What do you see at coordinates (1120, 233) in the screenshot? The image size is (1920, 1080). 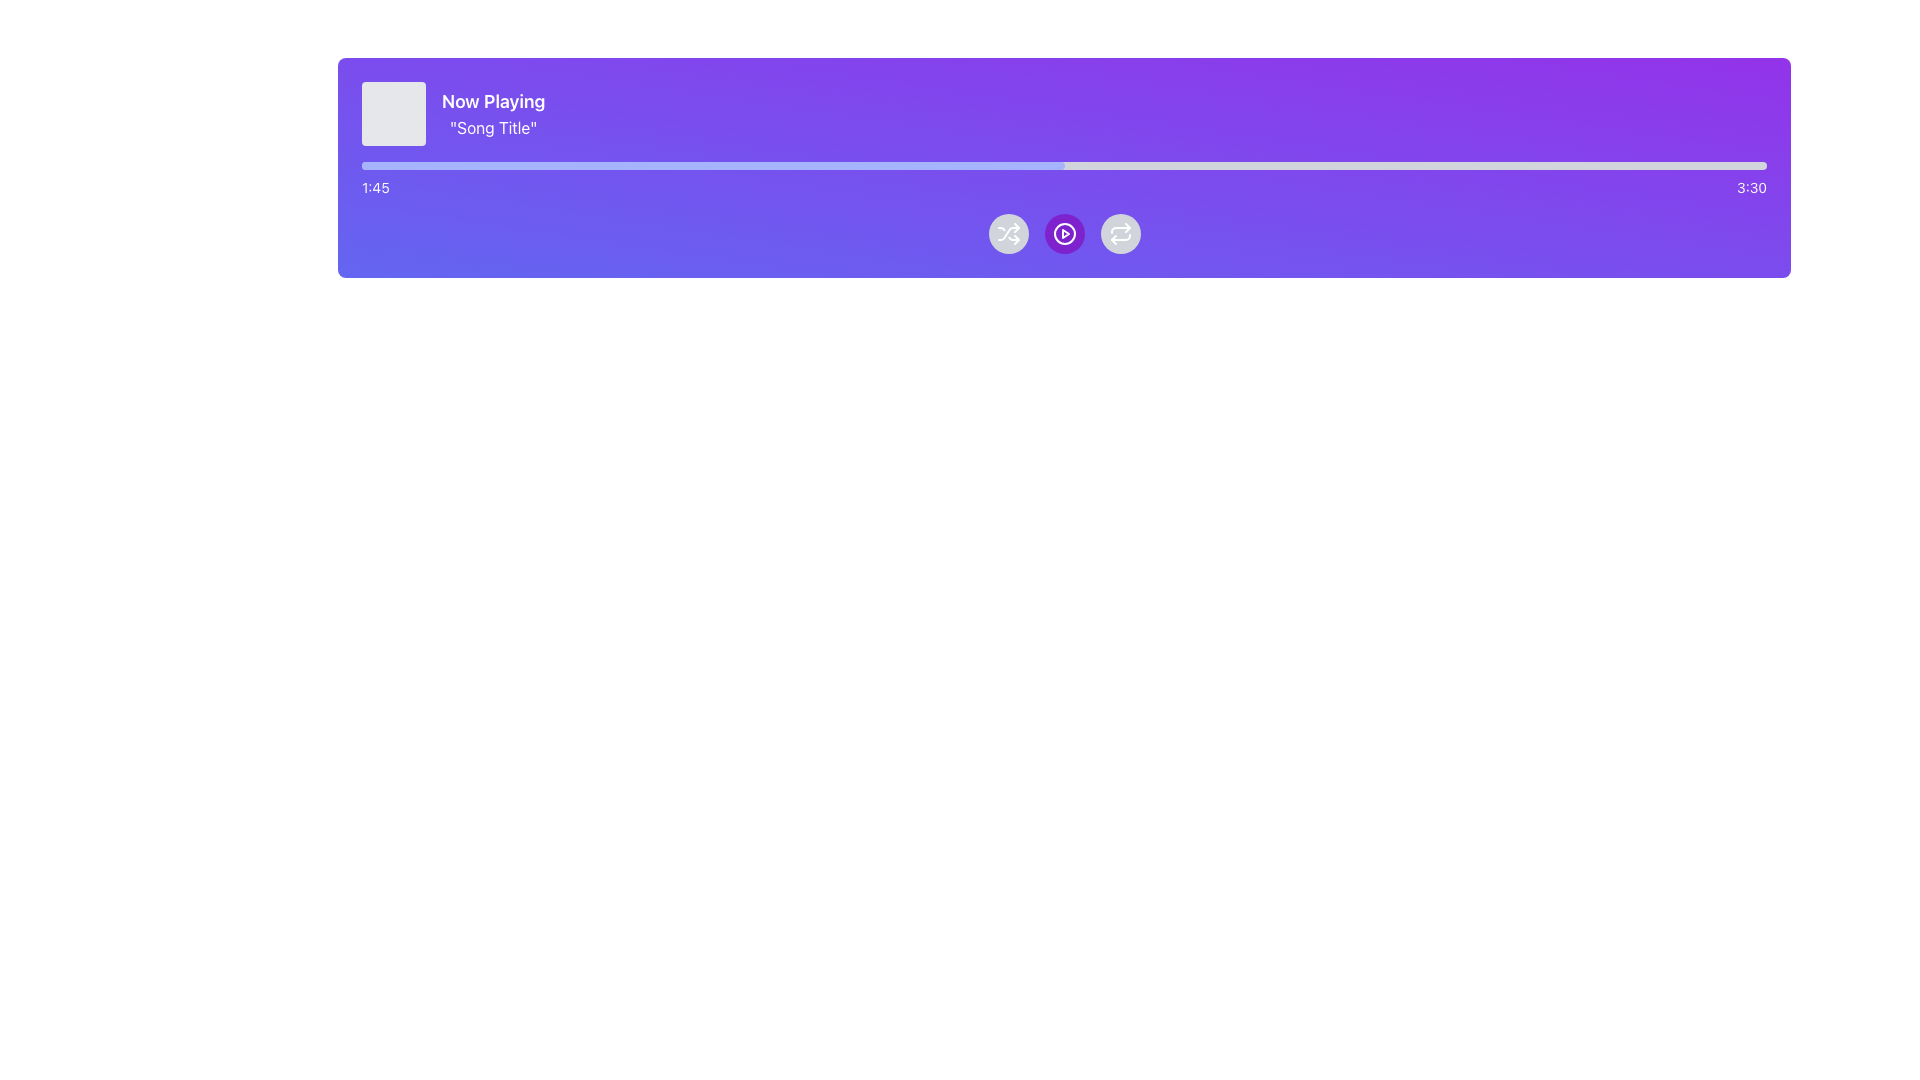 I see `the repeat button in the music player interface` at bounding box center [1120, 233].